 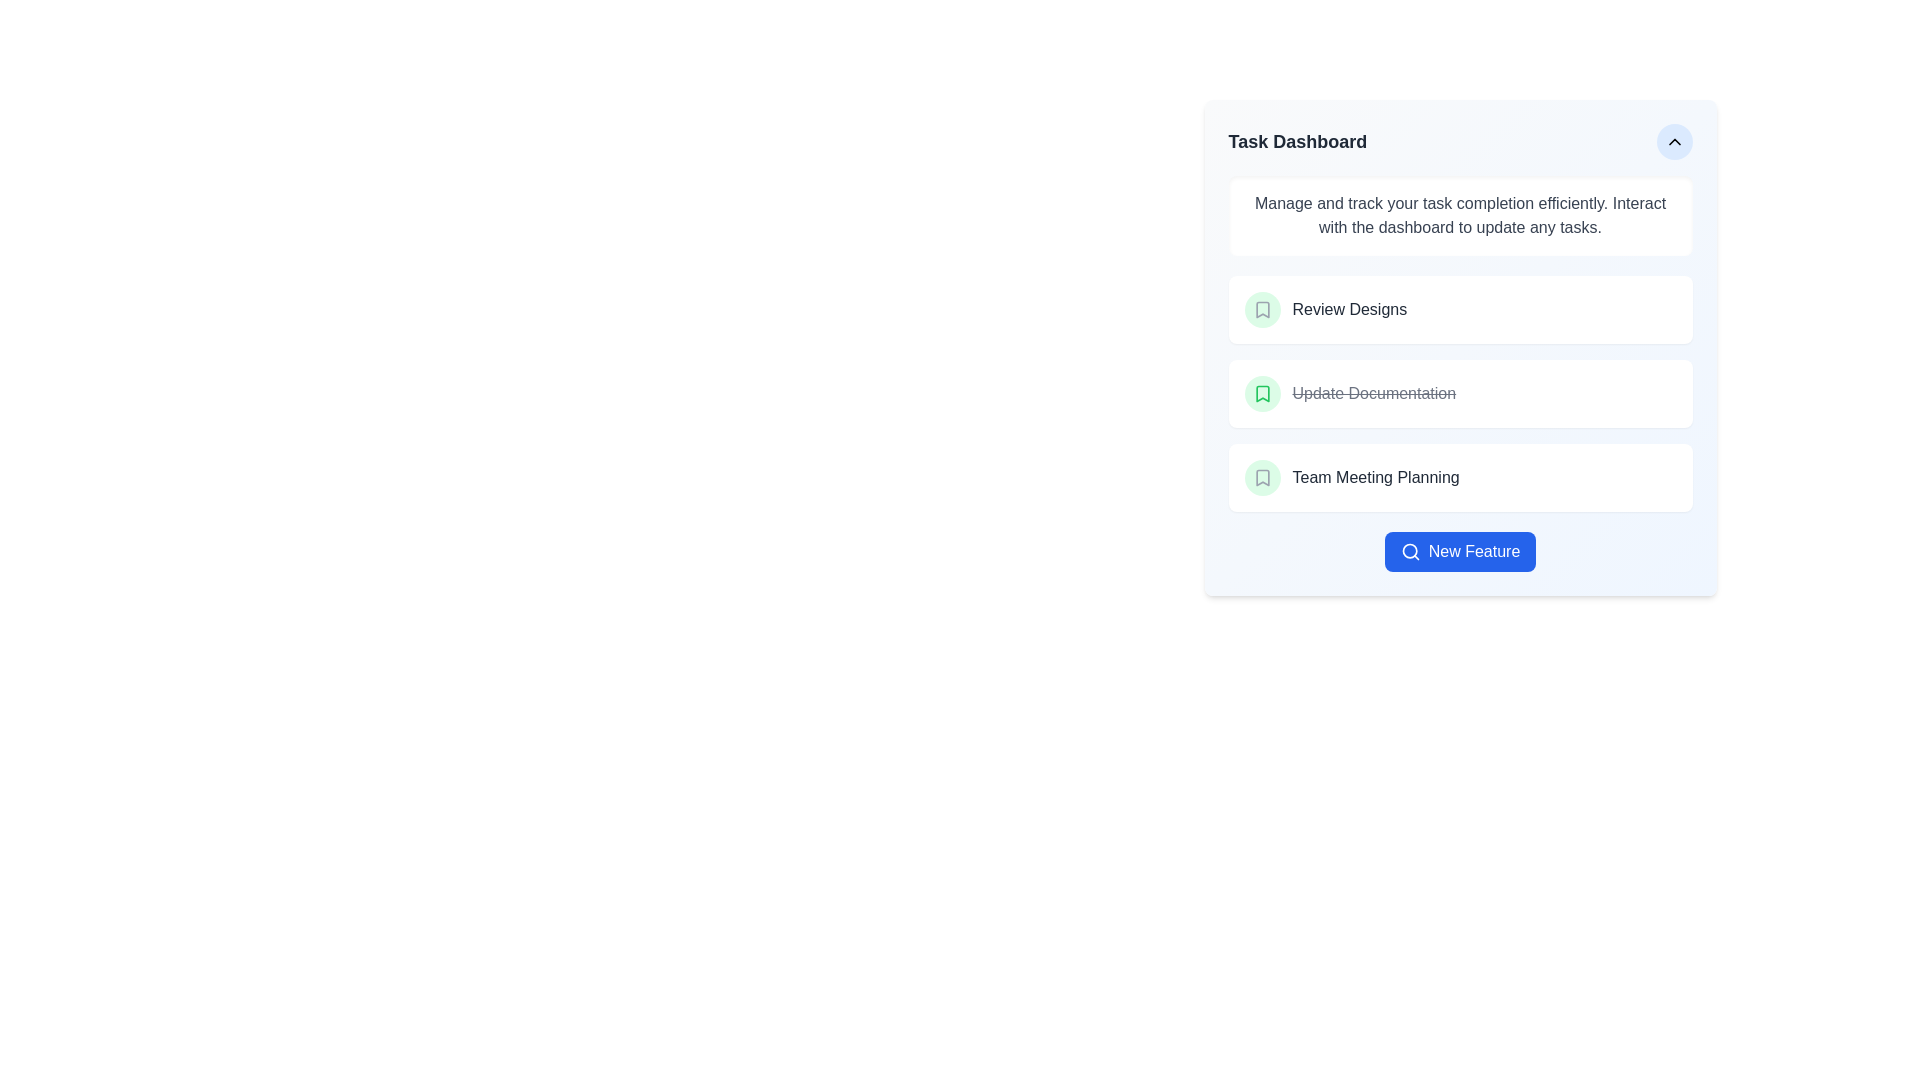 What do you see at coordinates (1261, 393) in the screenshot?
I see `the bookmarking icon located to the left of the task title 'Update Documentation'` at bounding box center [1261, 393].